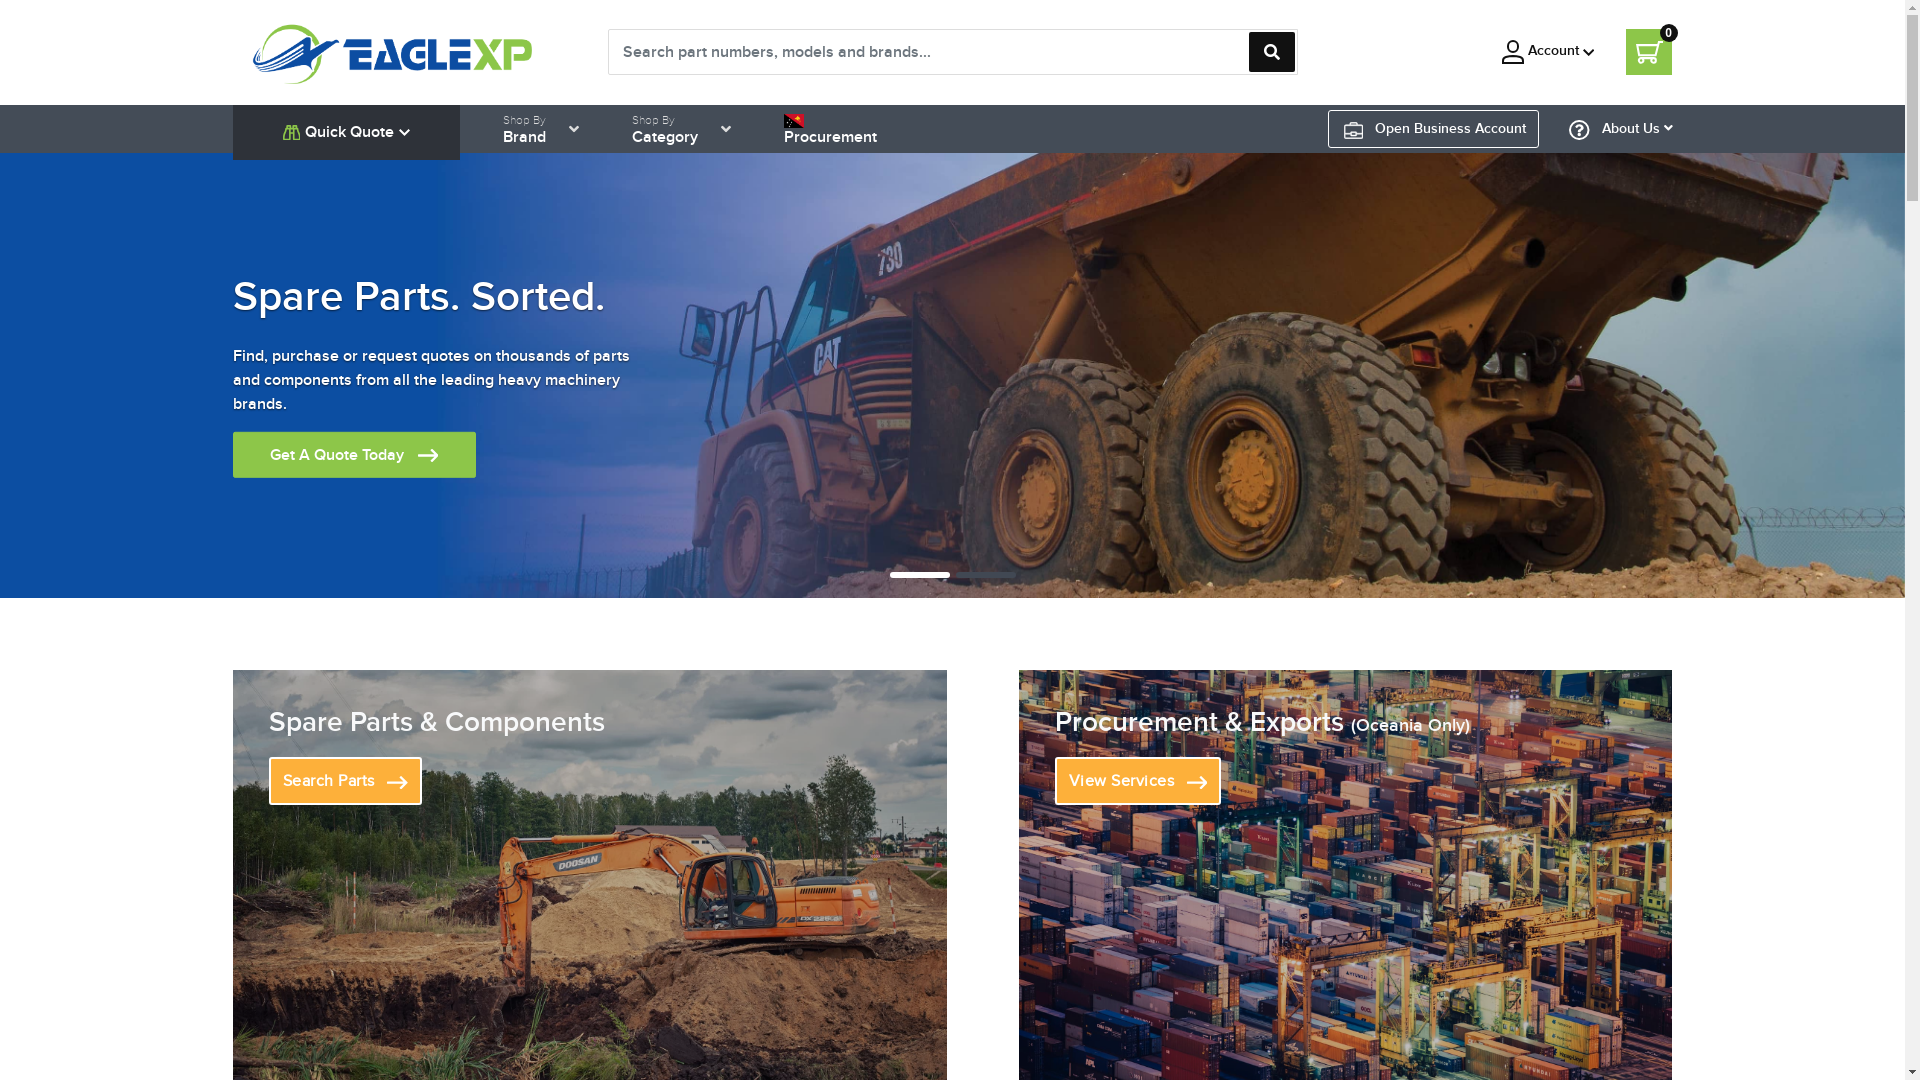 The height and width of the screenshot is (1080, 1920). I want to click on 'Shop By, so click(524, 128).